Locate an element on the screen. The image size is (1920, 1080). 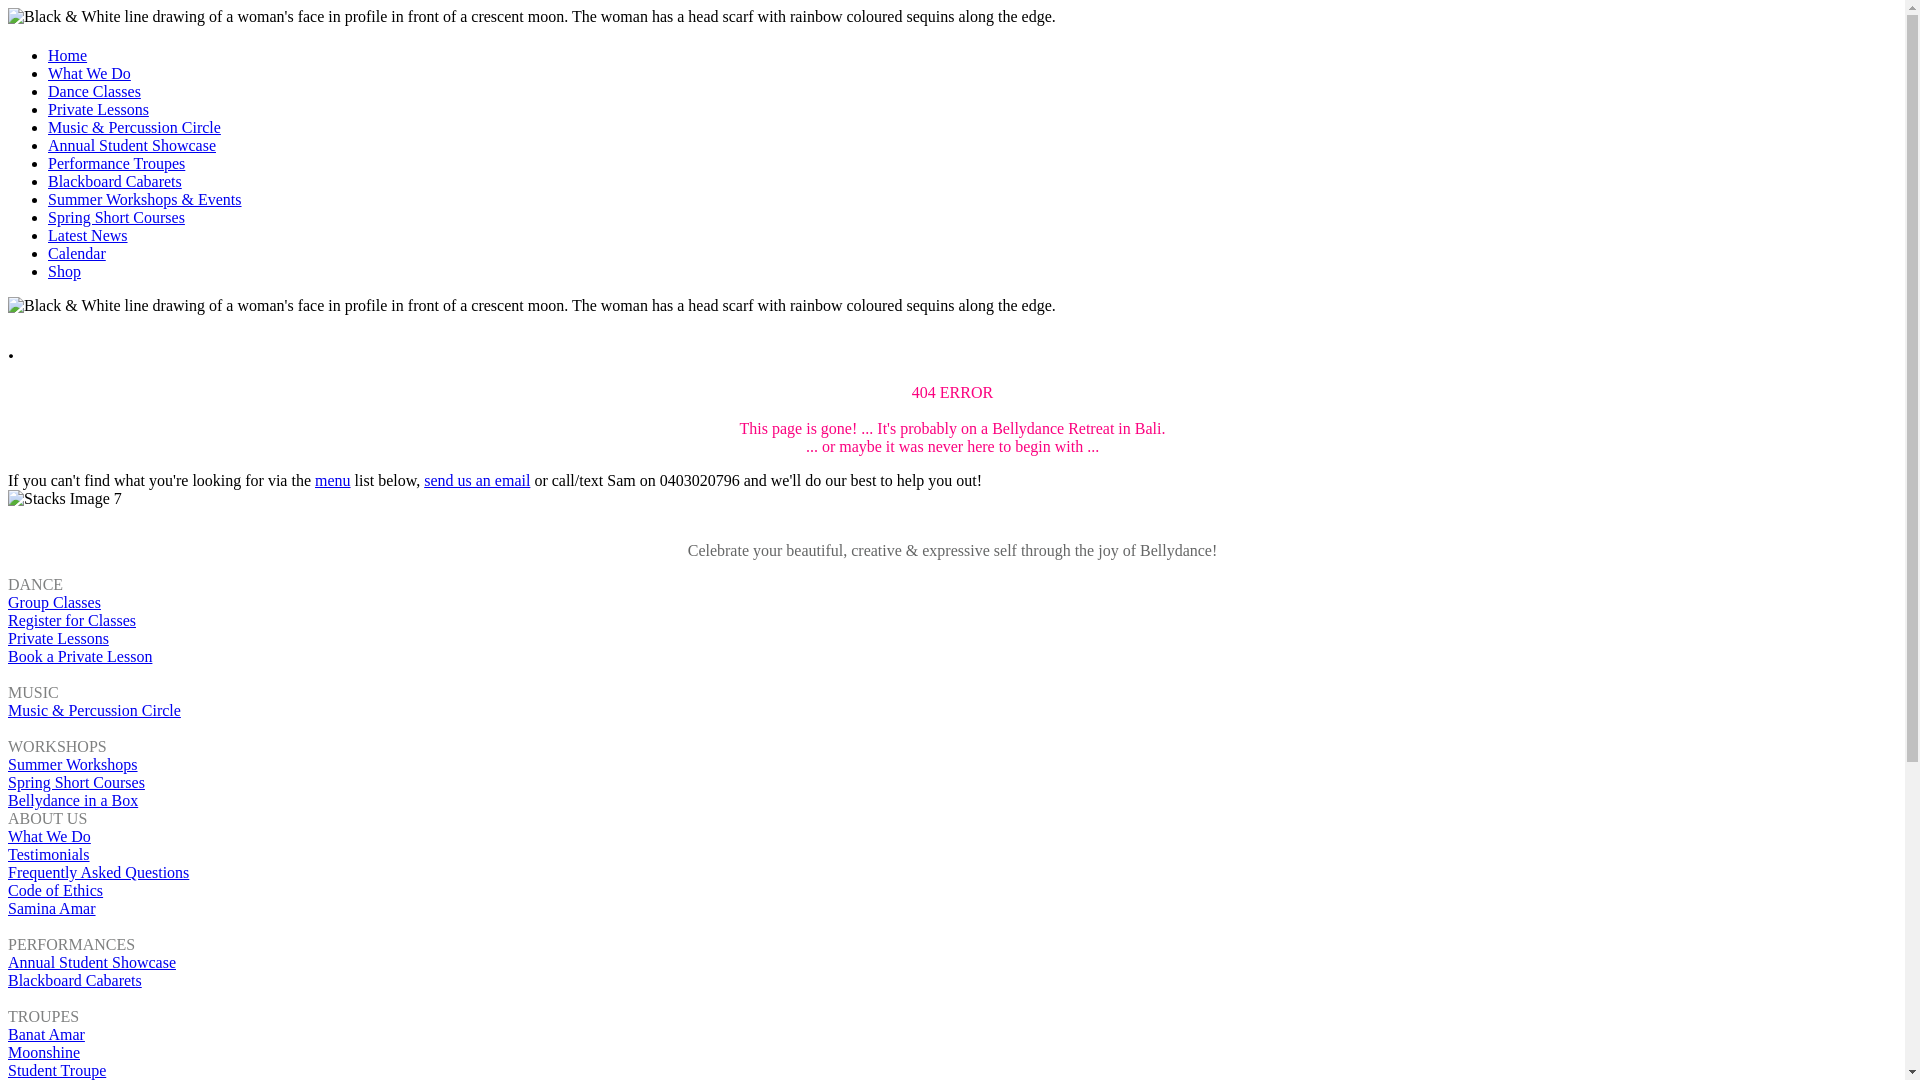
'Performance Troupes' is located at coordinates (115, 162).